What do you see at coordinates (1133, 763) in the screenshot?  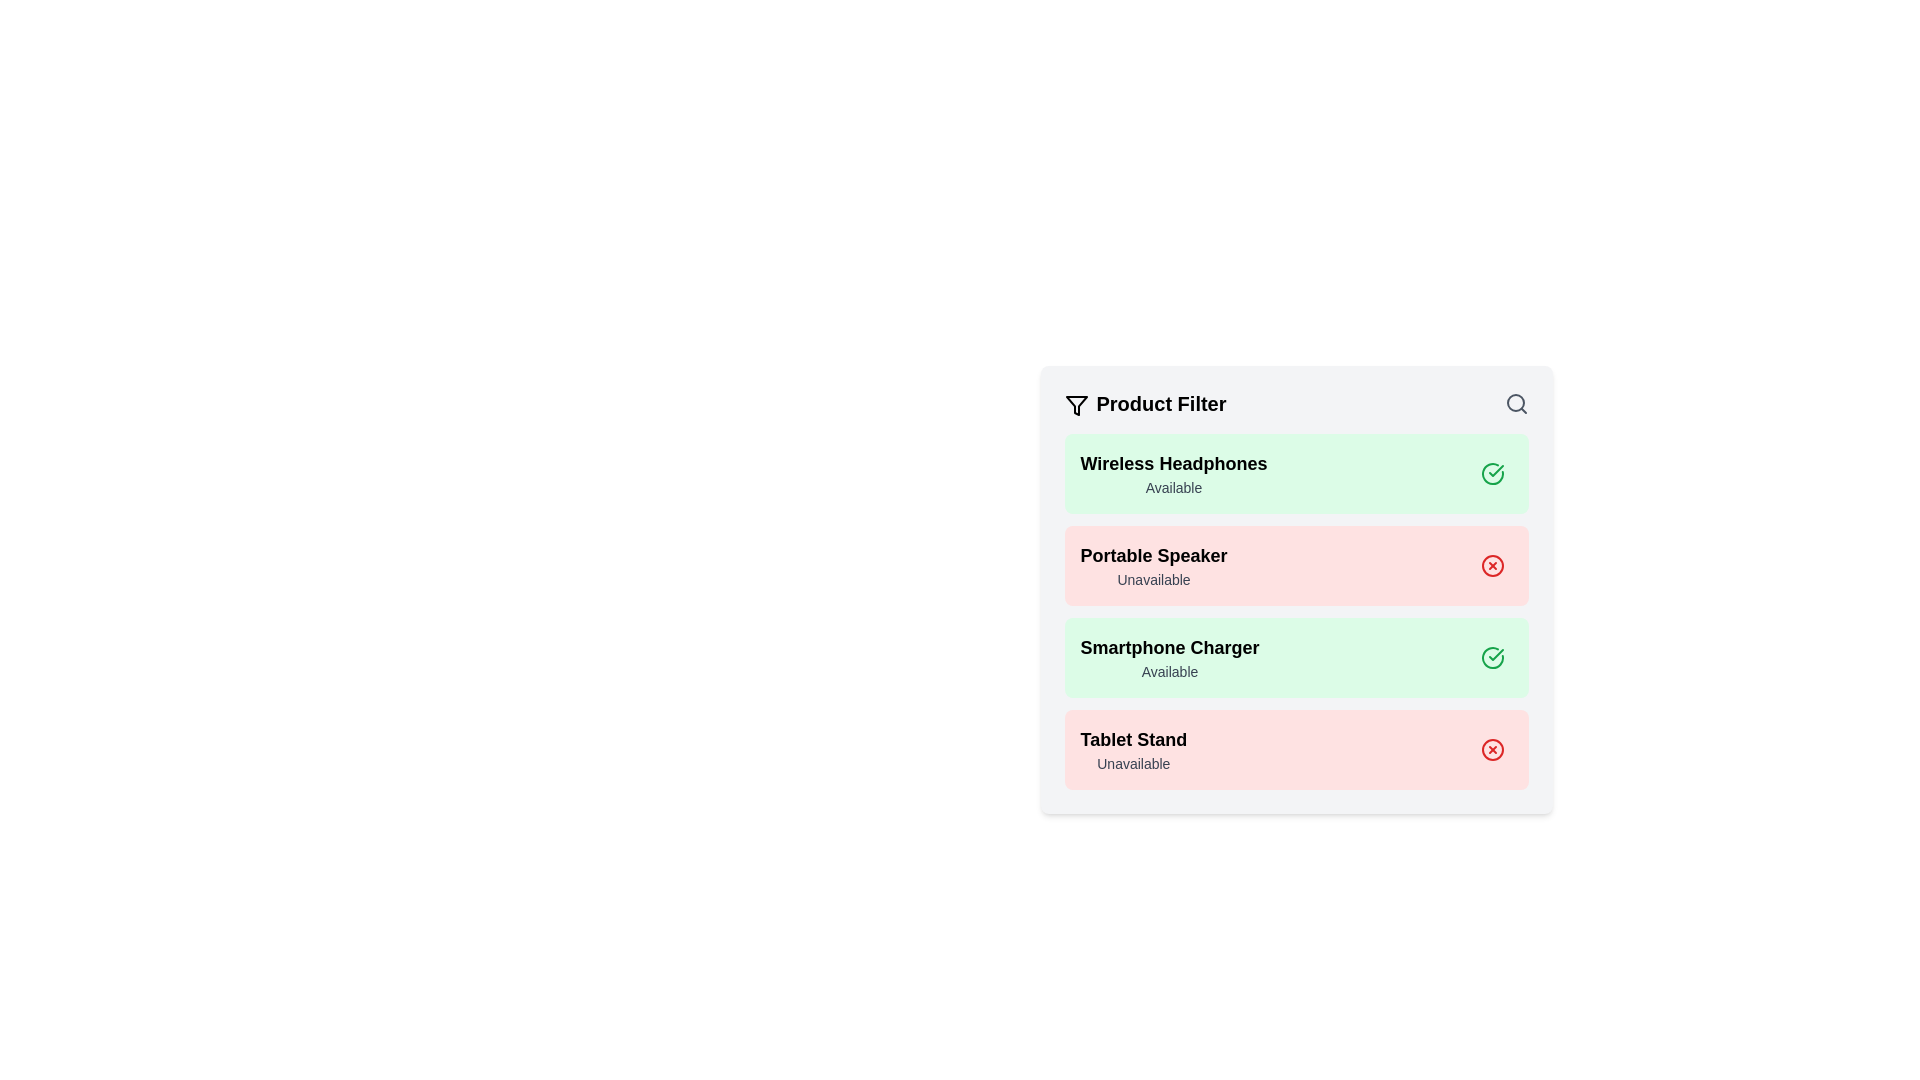 I see `the 'Unavailable' label with gray font on a pink background, located beneath the 'Tablet Stand' item's title in the product filter list` at bounding box center [1133, 763].